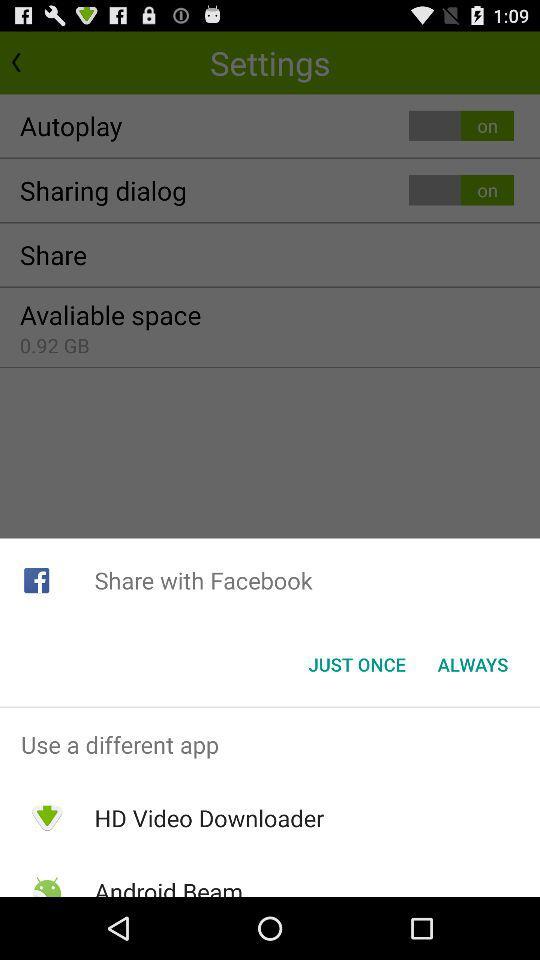  What do you see at coordinates (472, 664) in the screenshot?
I see `app below the share with facebook app` at bounding box center [472, 664].